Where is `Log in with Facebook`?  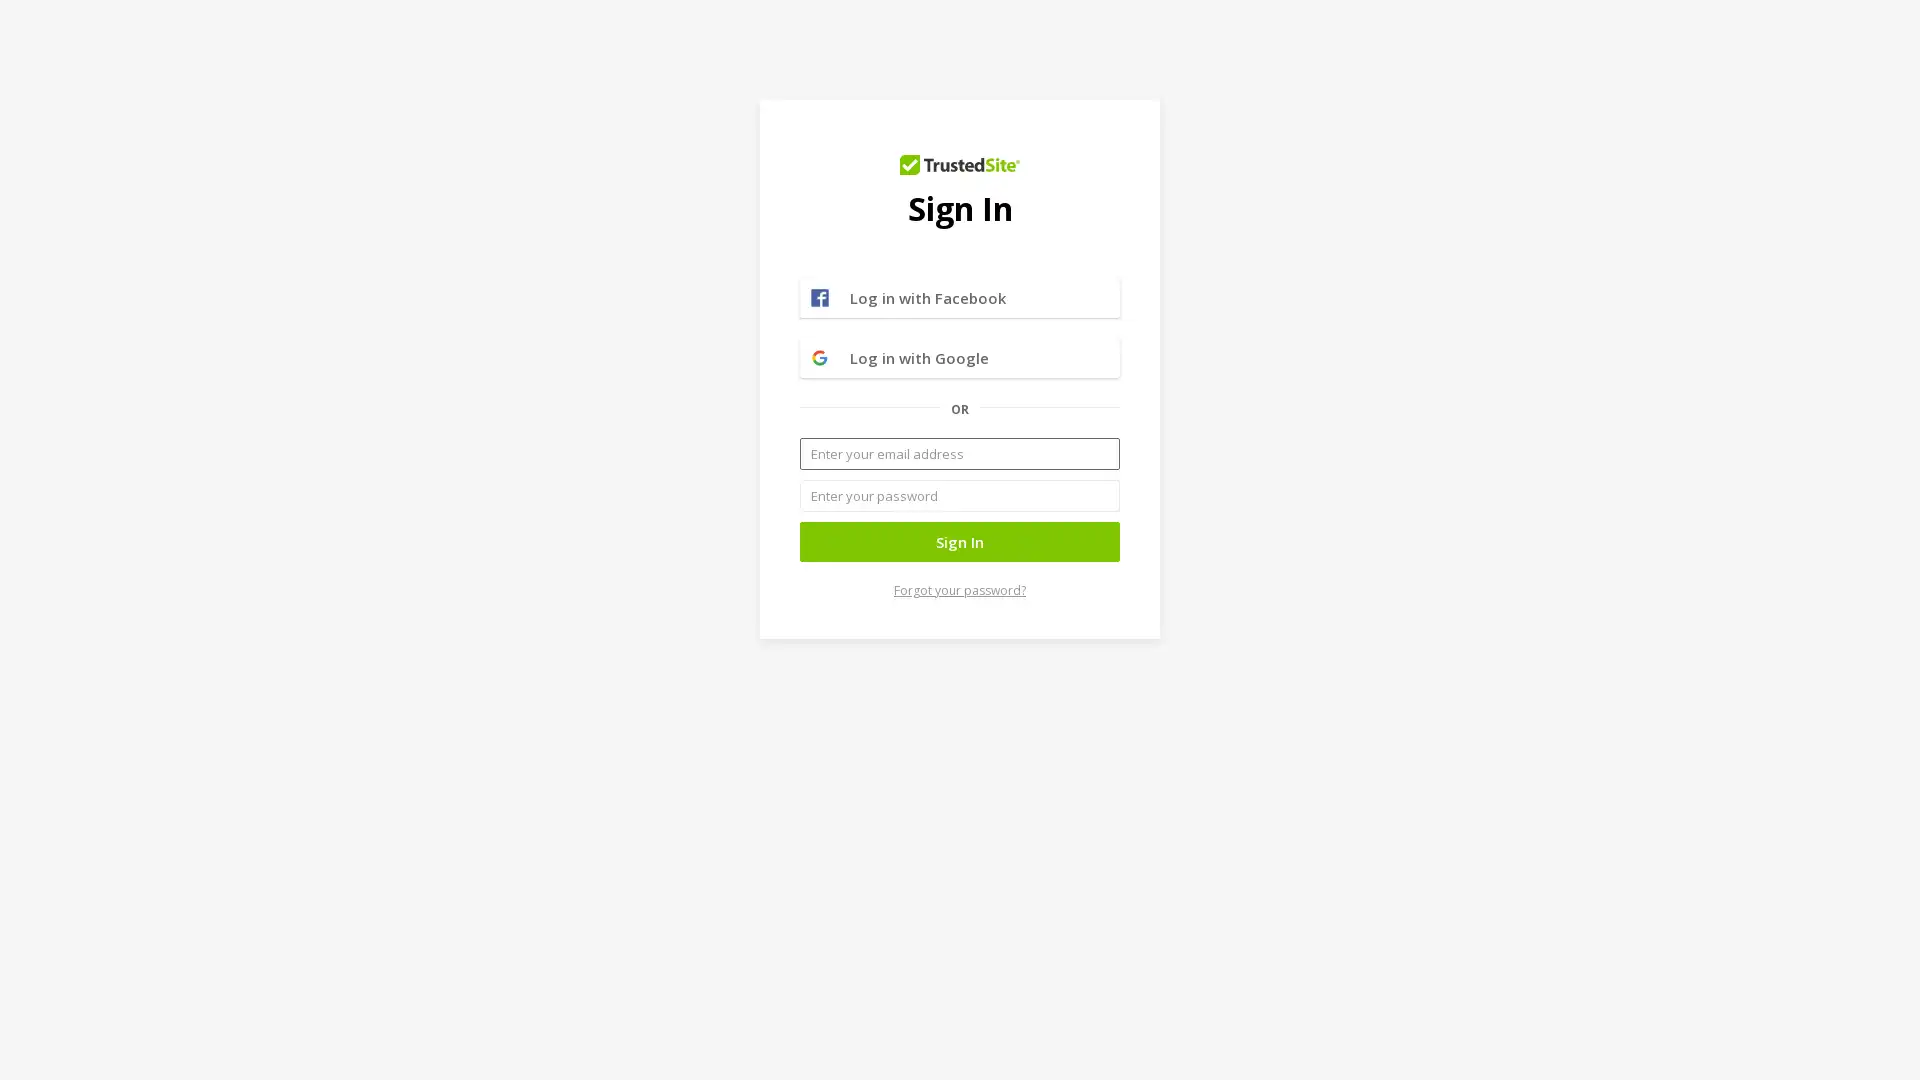
Log in with Facebook is located at coordinates (960, 297).